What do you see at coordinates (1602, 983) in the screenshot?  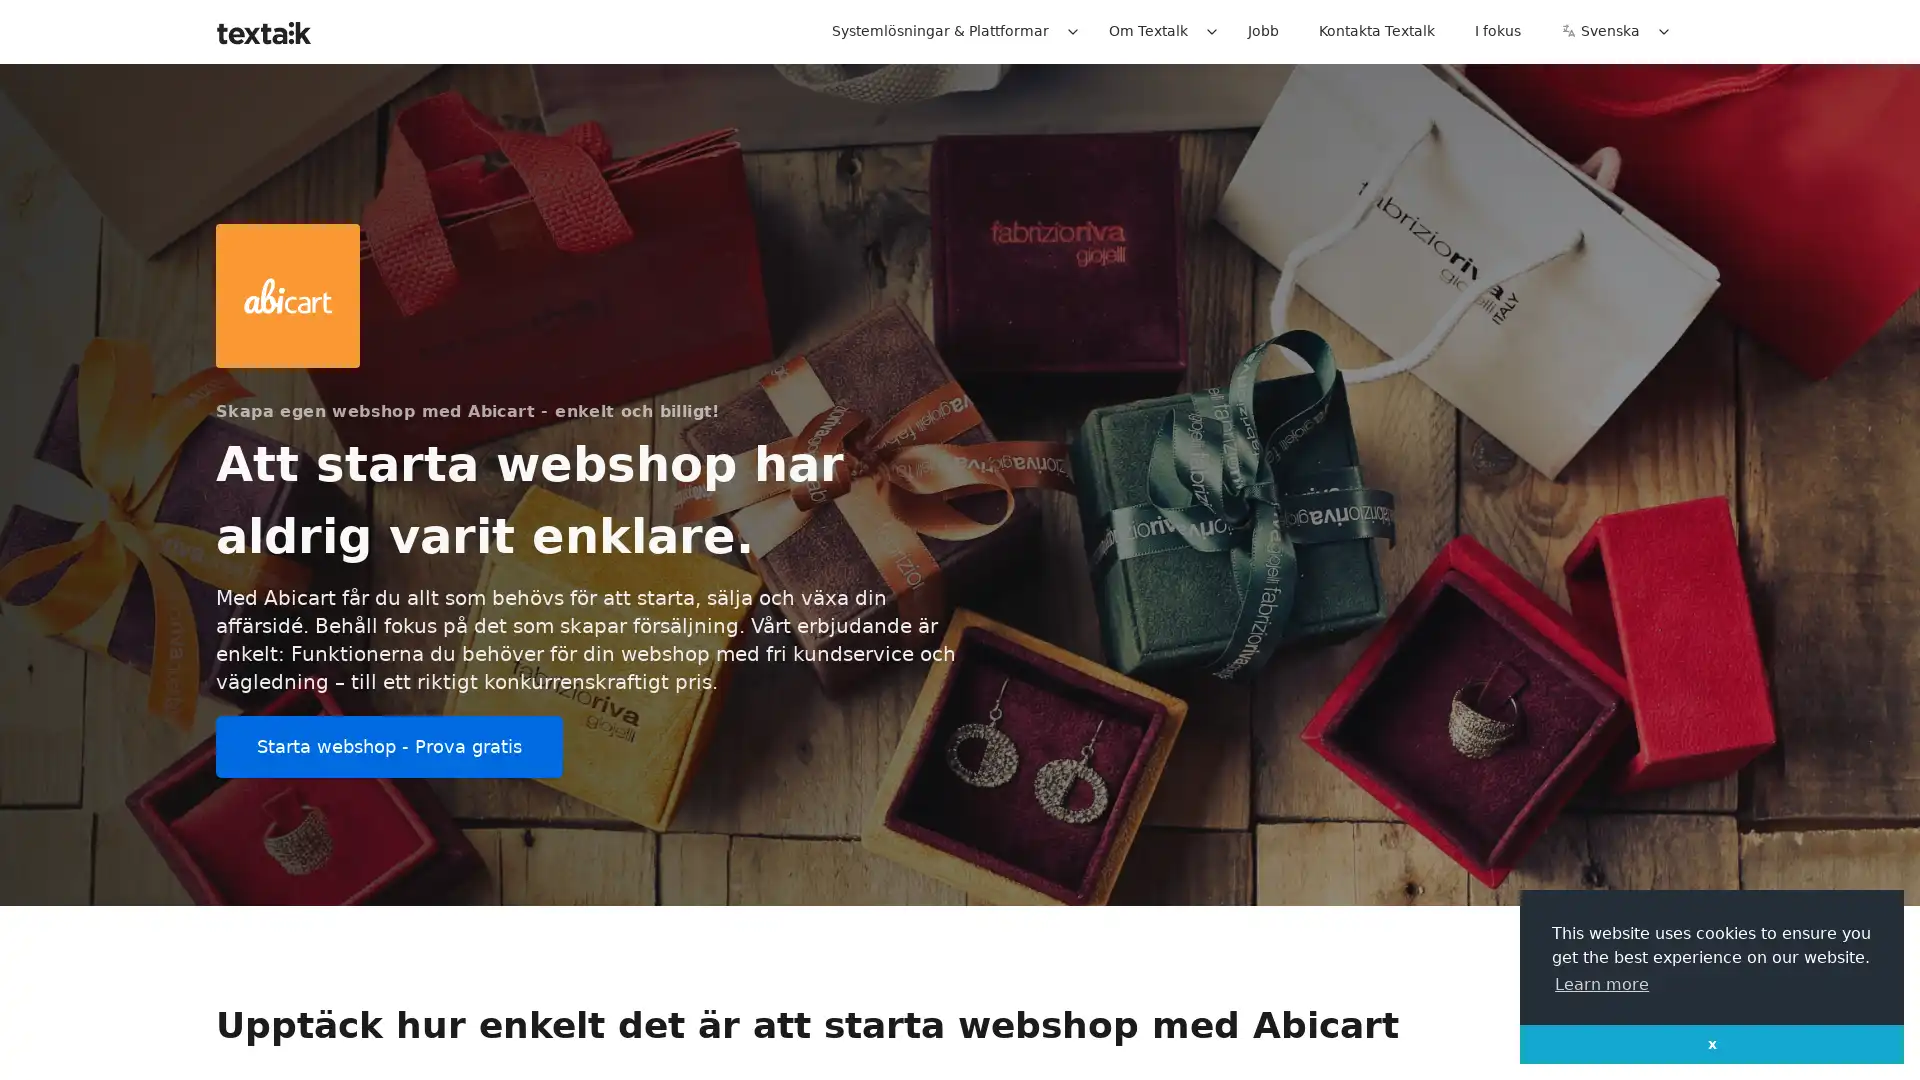 I see `learn more about cookies` at bounding box center [1602, 983].